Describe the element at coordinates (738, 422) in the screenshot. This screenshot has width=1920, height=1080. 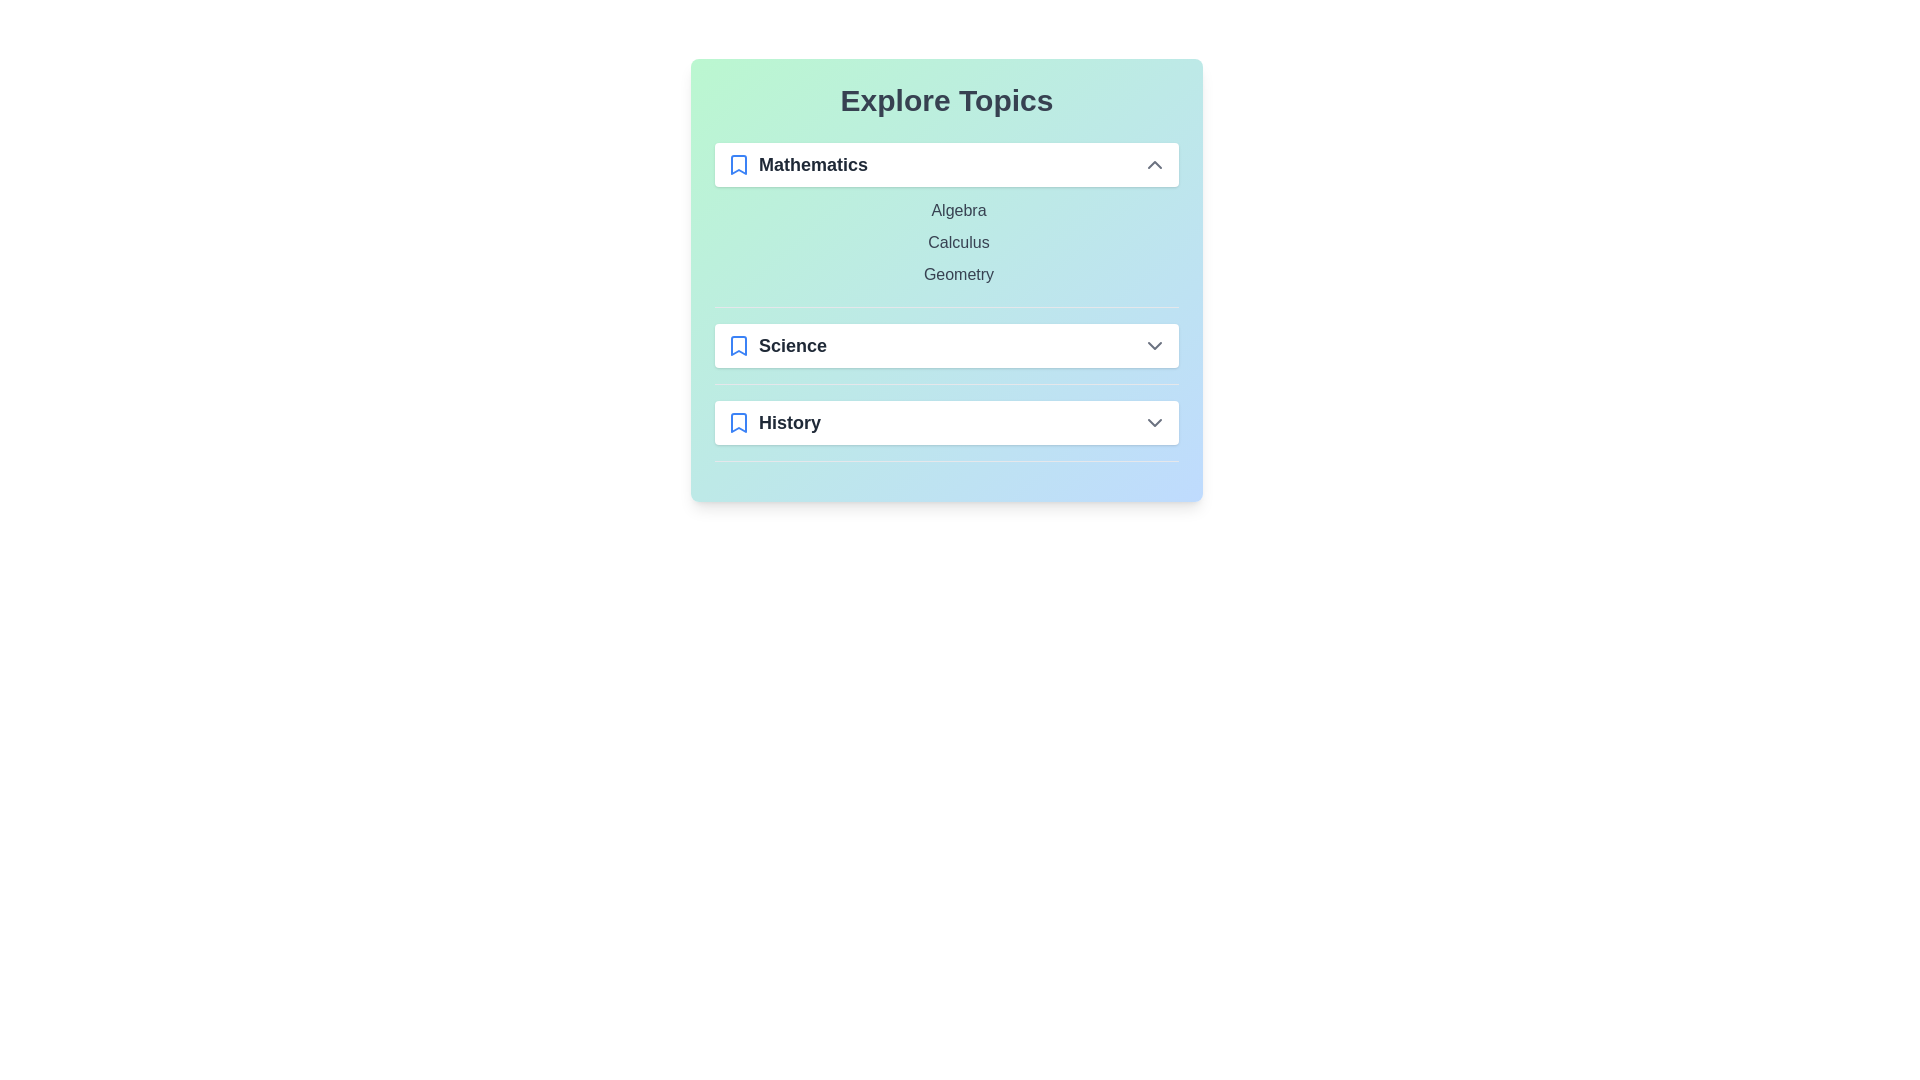
I see `the bookmark icon for the History category` at that location.